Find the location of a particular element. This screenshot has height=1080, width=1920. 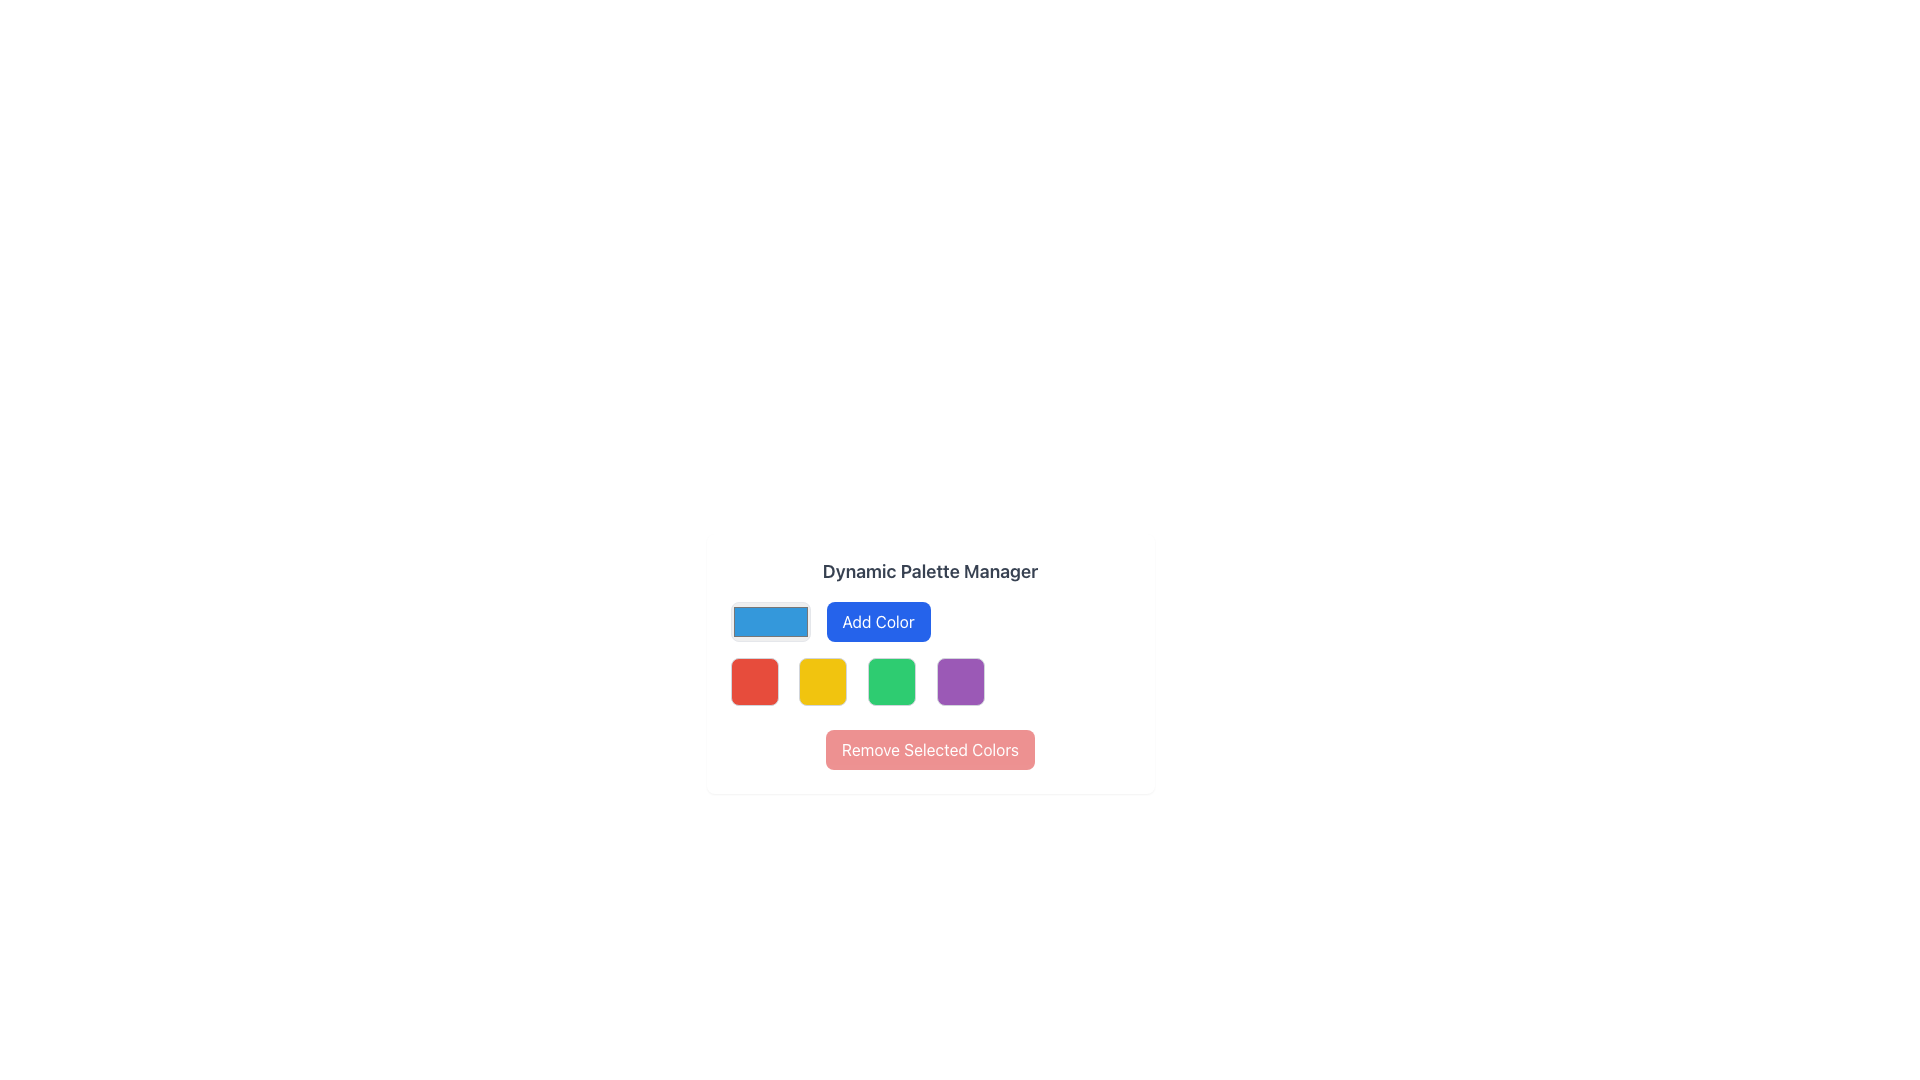

the 'Remove Selected Colors' button, which is a rectangular button with rounded corners and a red background, located at the bottom of the 'Dynamic Palette Manager' interface is located at coordinates (929, 749).